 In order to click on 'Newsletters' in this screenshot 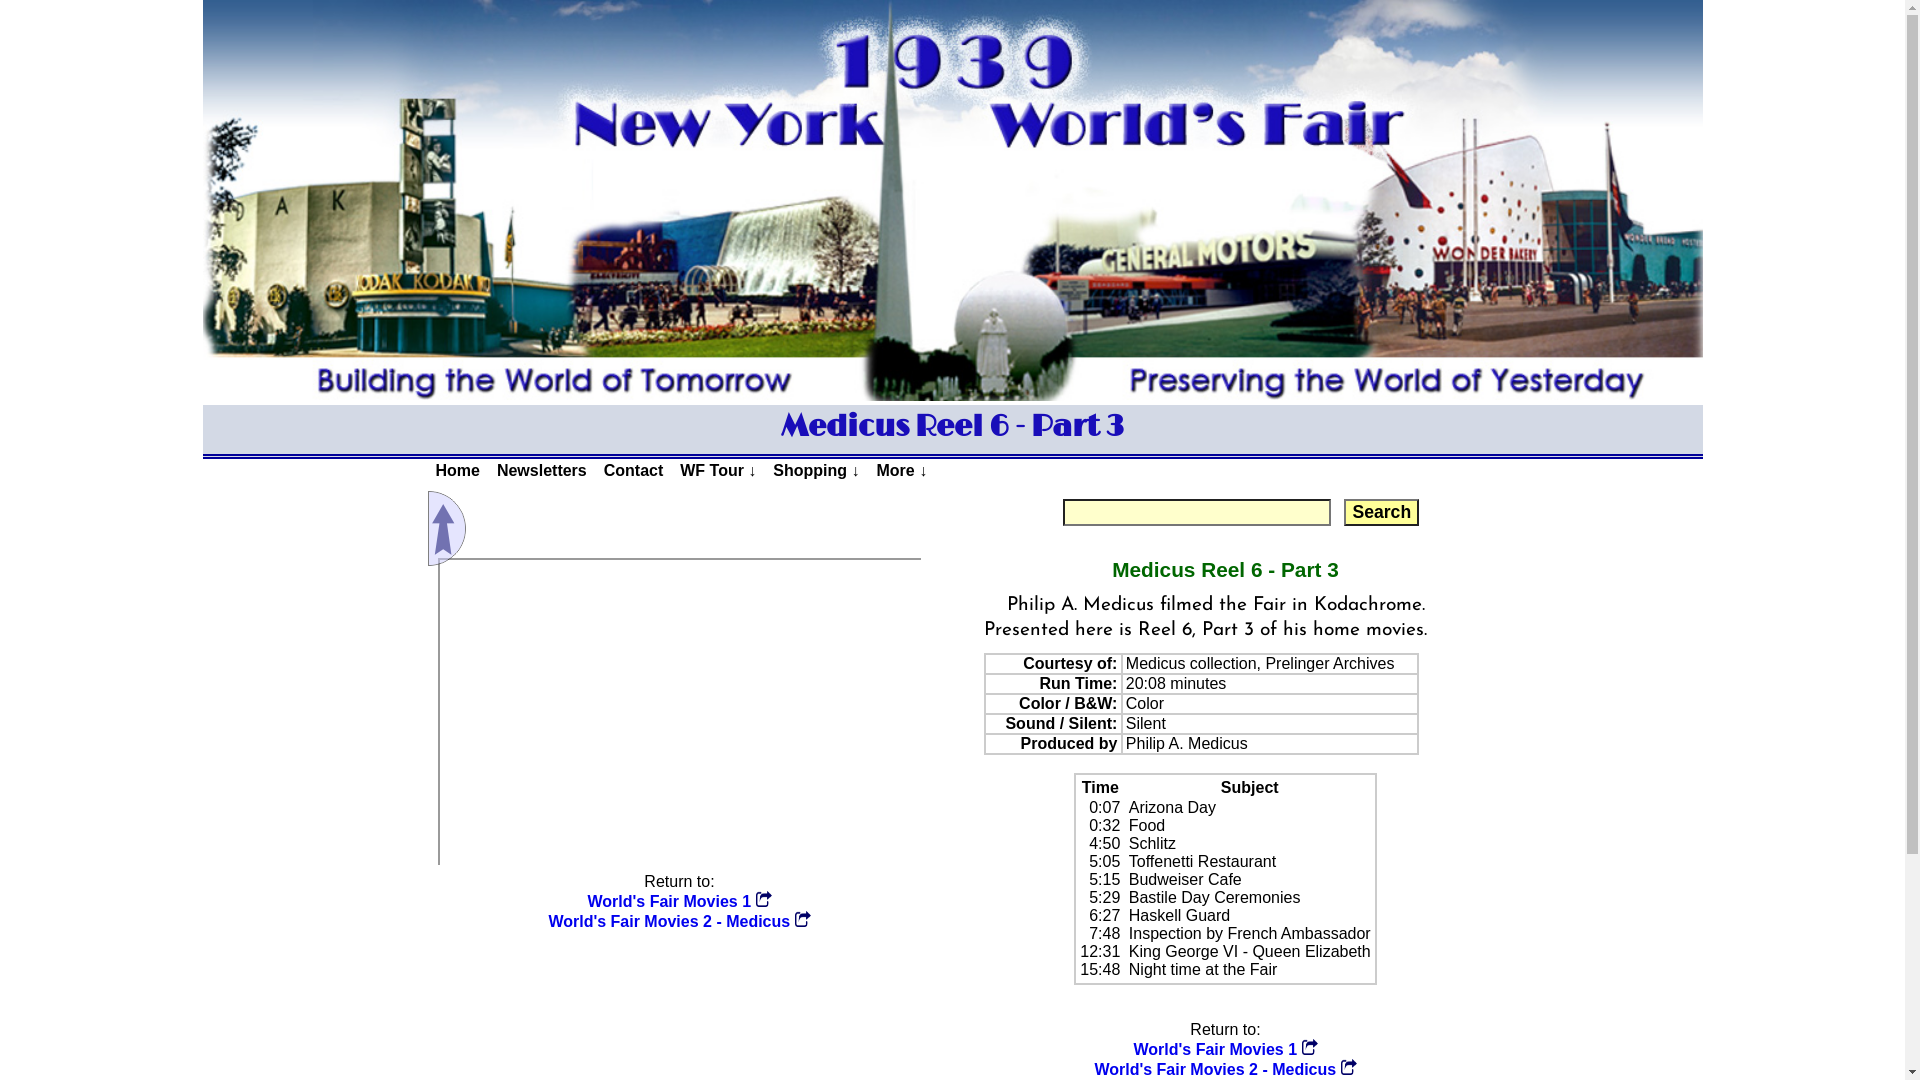, I will do `click(541, 471)`.